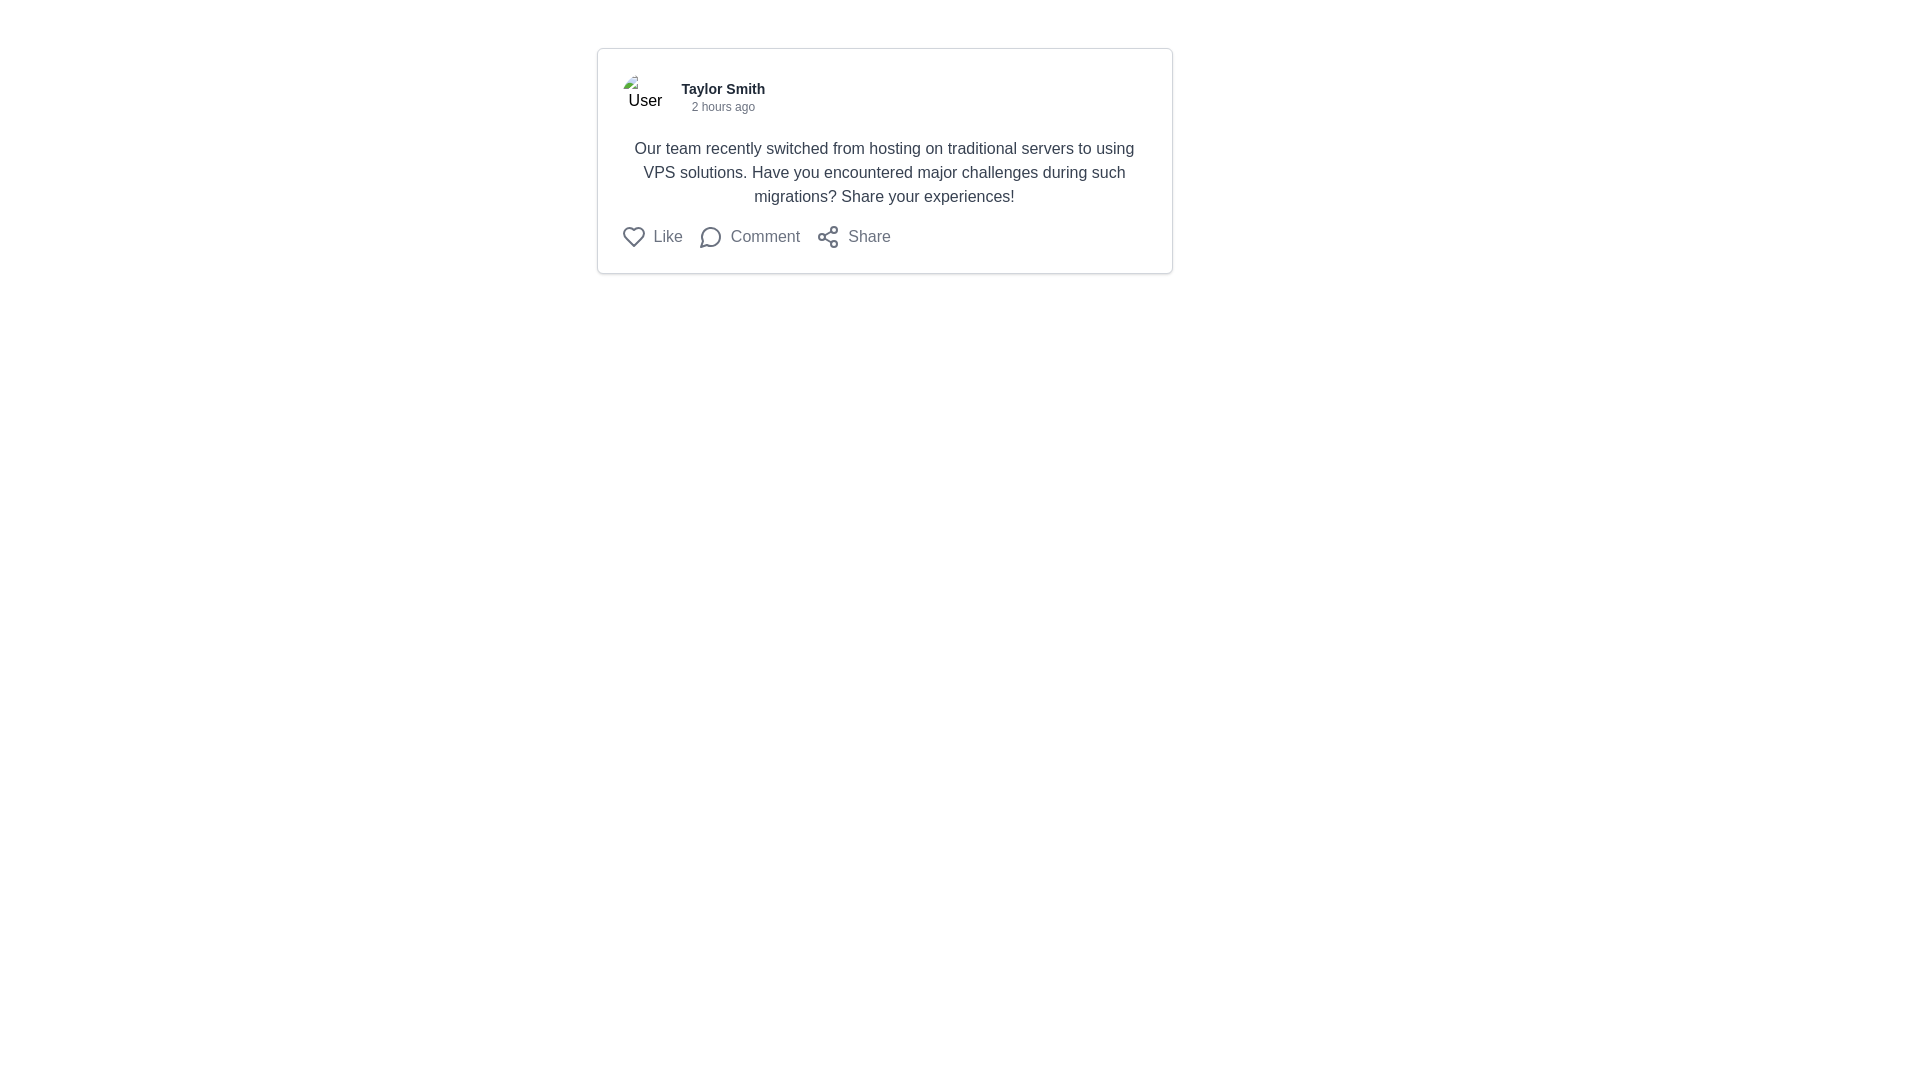 The image size is (1920, 1080). Describe the element at coordinates (748, 235) in the screenshot. I see `the speech bubble icon in the 'Comment' button, which is the second interactive item in a sequence of three options below a post content area` at that location.